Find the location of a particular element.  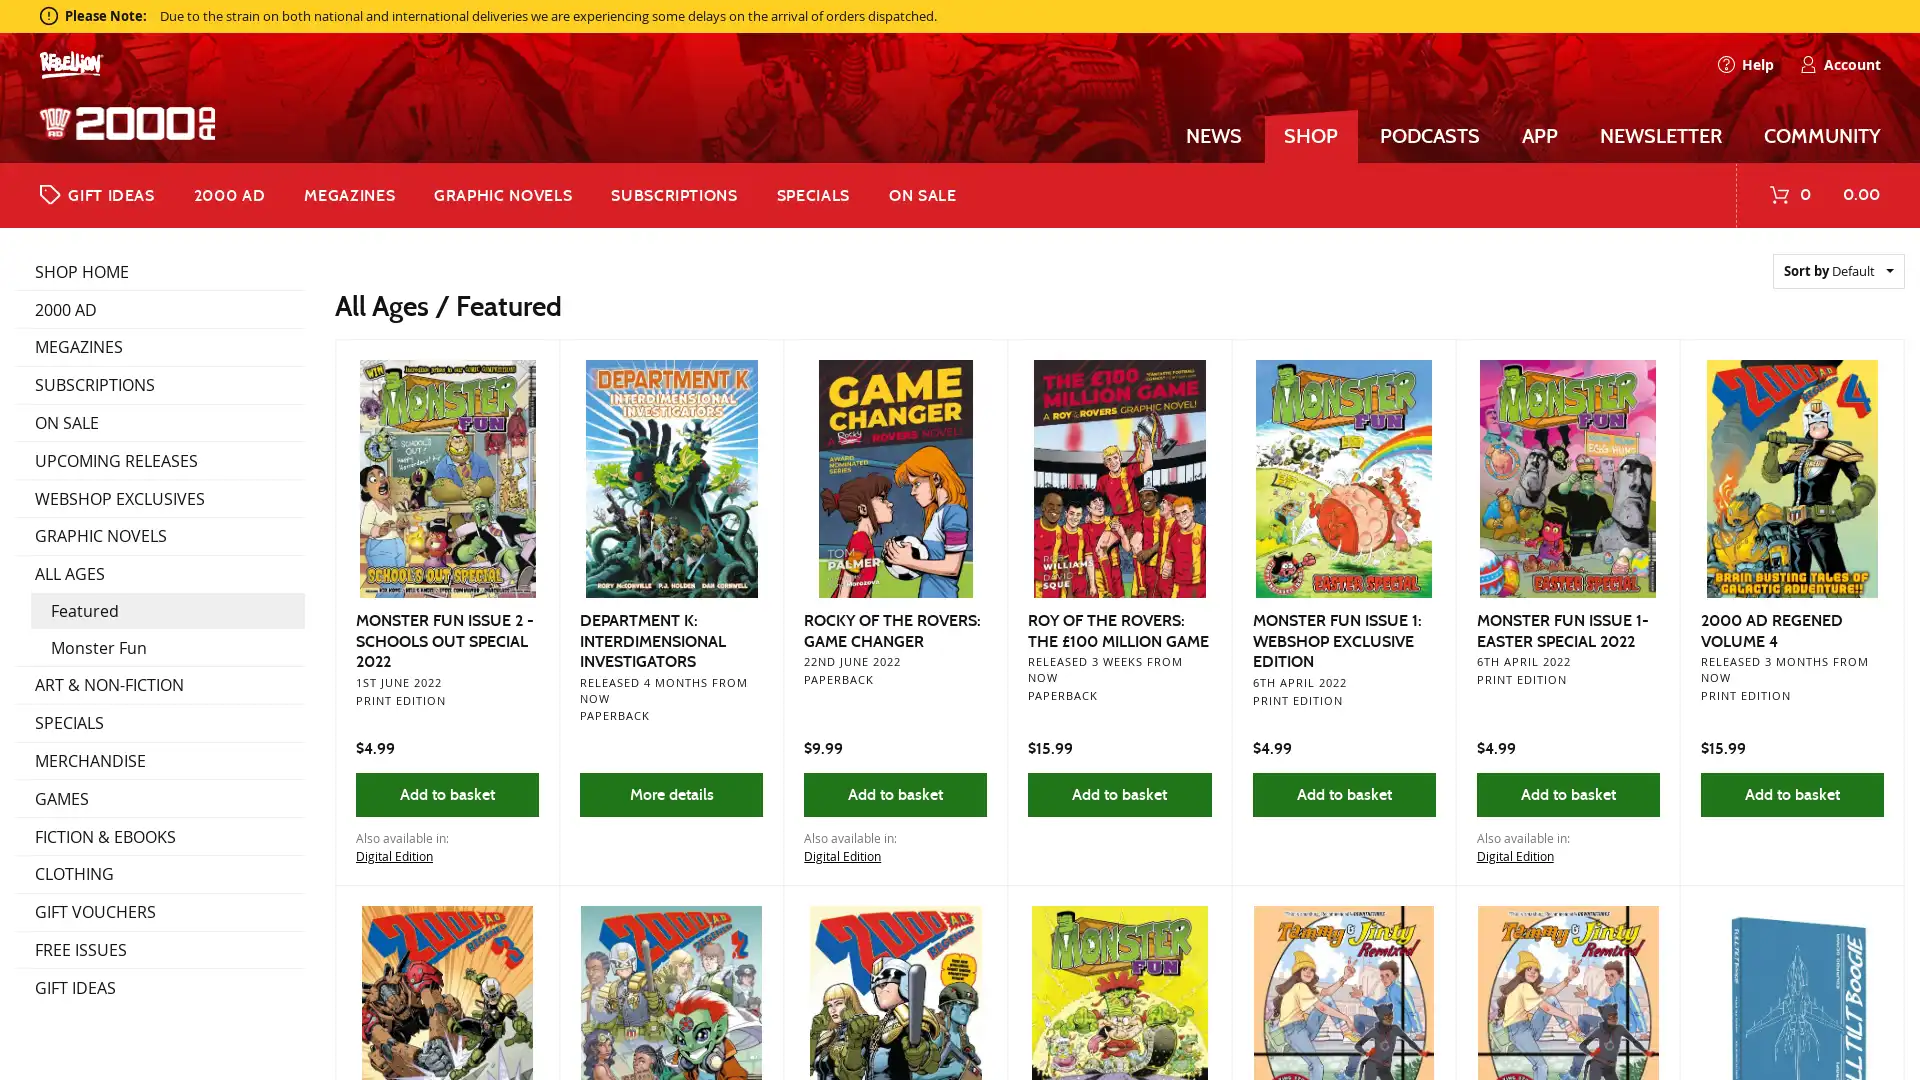

Digital Edition is located at coordinates (842, 855).